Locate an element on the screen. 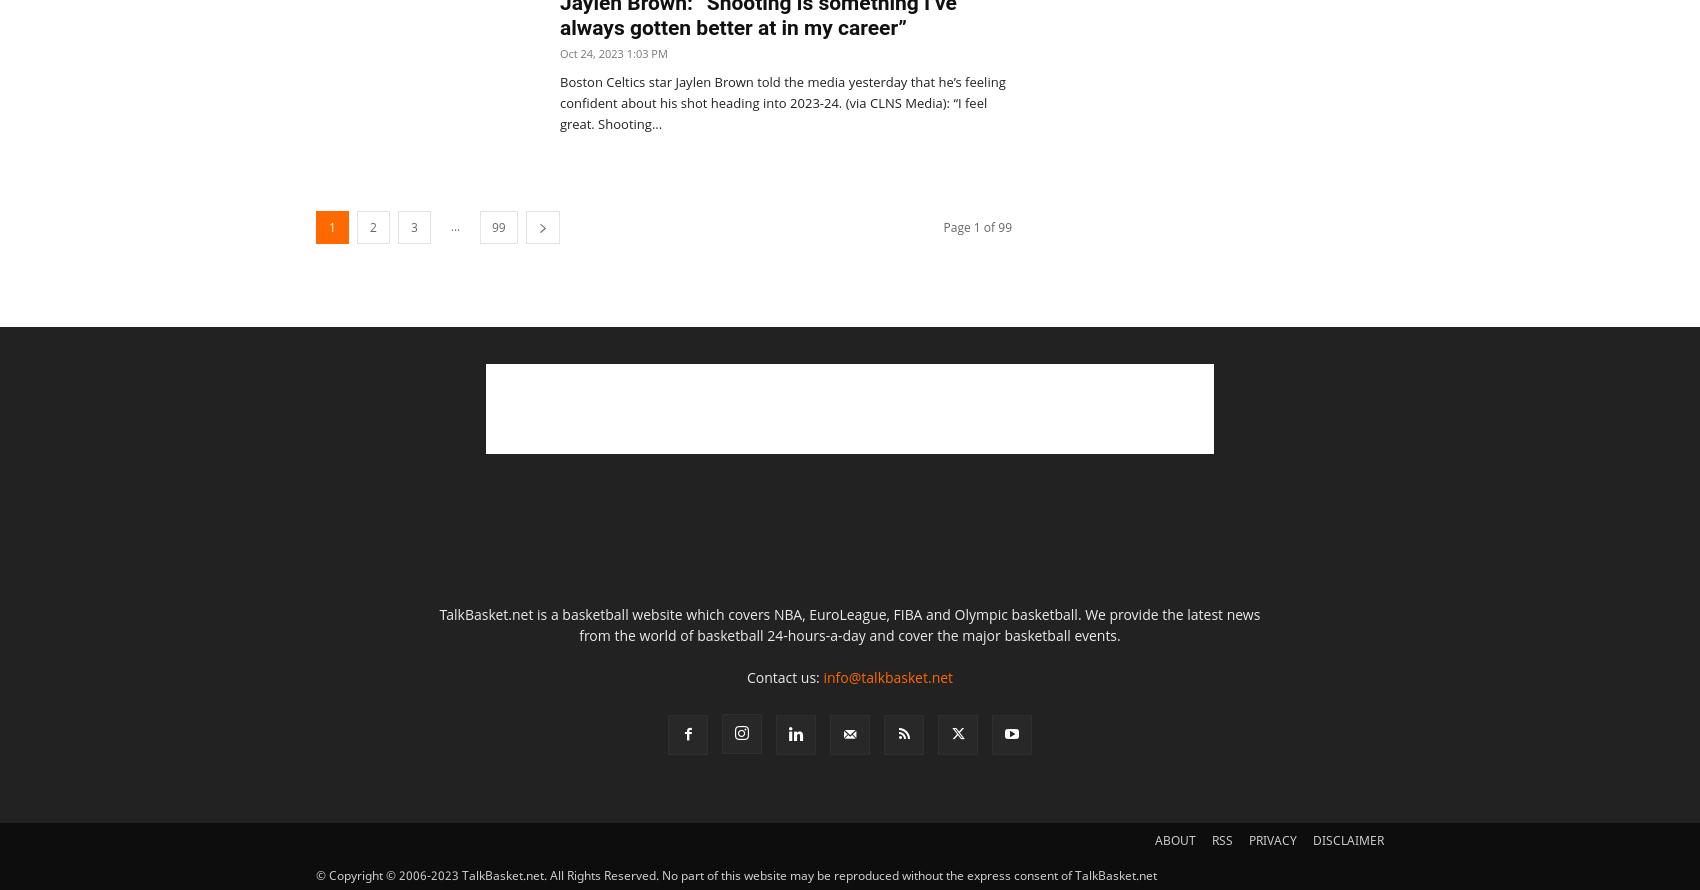  '© Copyright © 2006-2023 TalkBasket.net. All Rights Reserved. No part of this website may be reproduced without the express consent of TalkBasket.net' is located at coordinates (736, 874).